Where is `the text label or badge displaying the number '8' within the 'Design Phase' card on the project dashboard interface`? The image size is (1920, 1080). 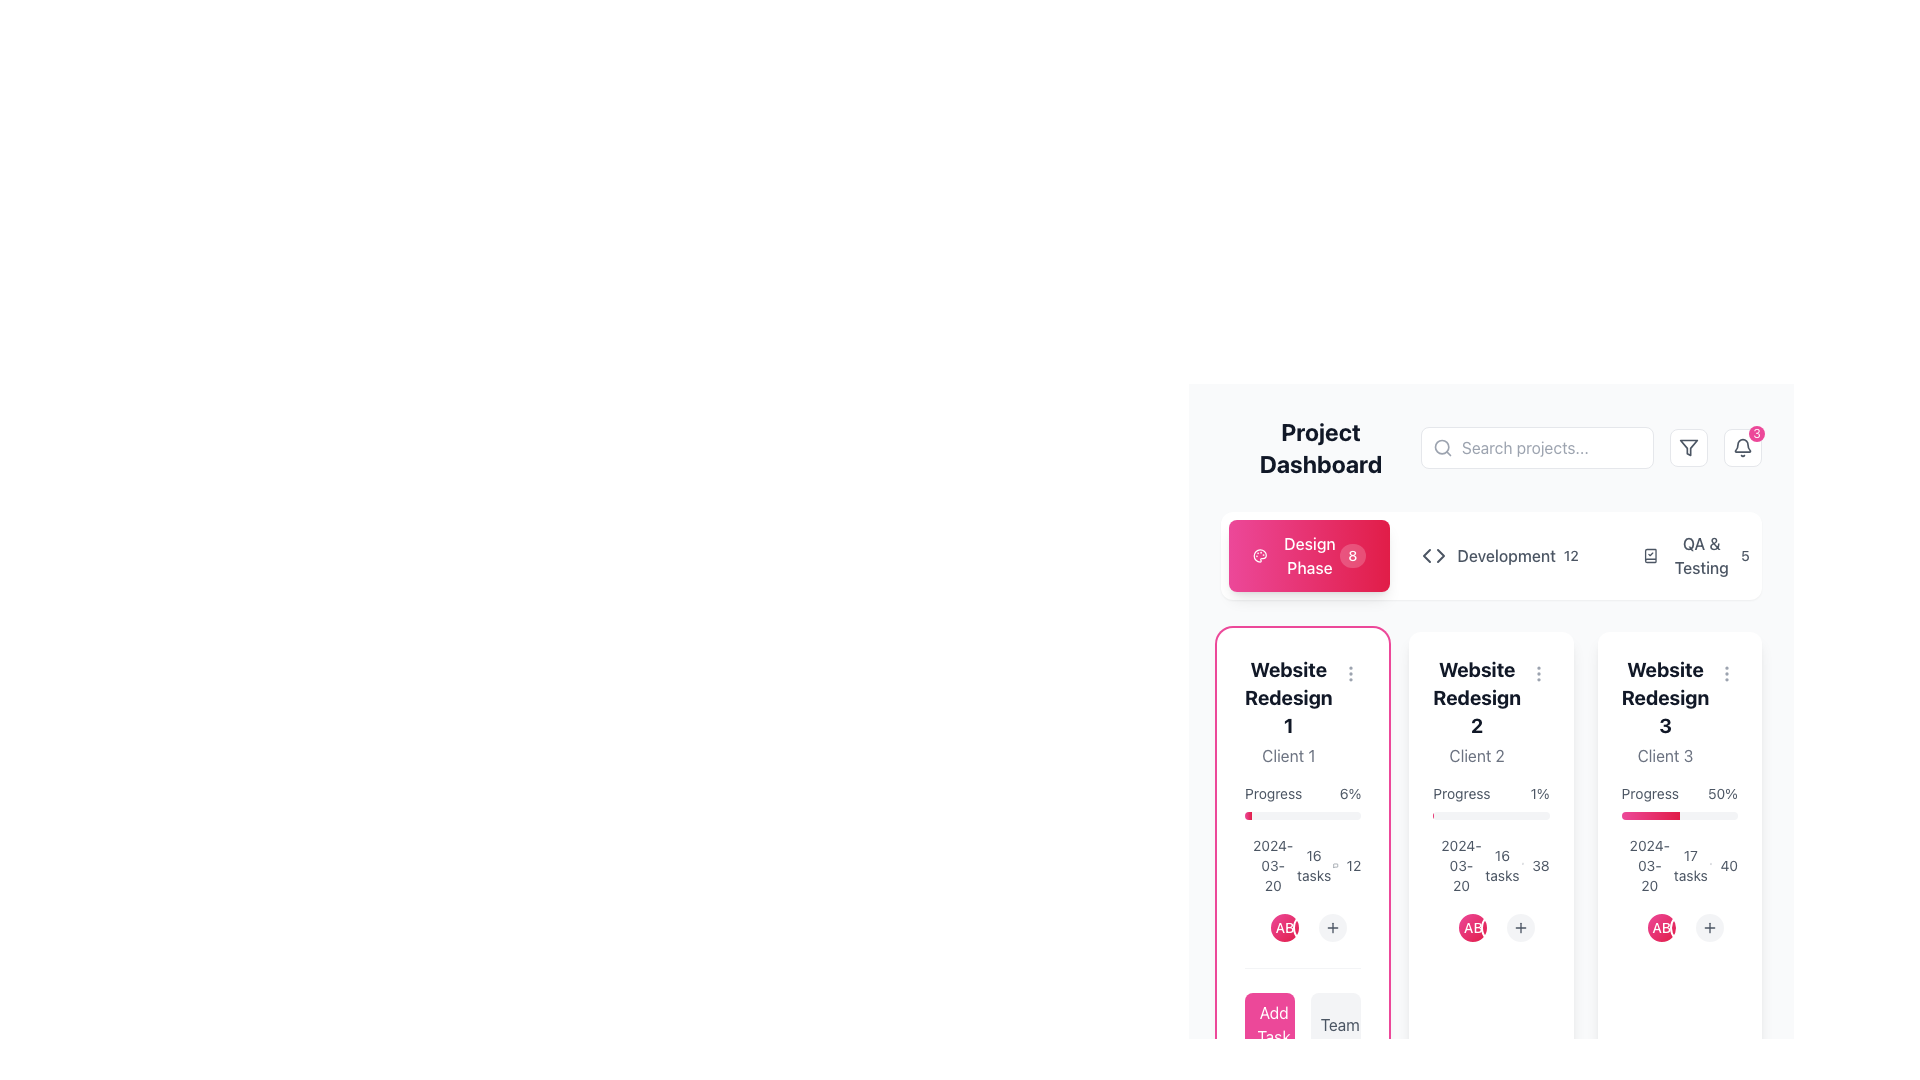 the text label or badge displaying the number '8' within the 'Design Phase' card on the project dashboard interface is located at coordinates (1353, 555).